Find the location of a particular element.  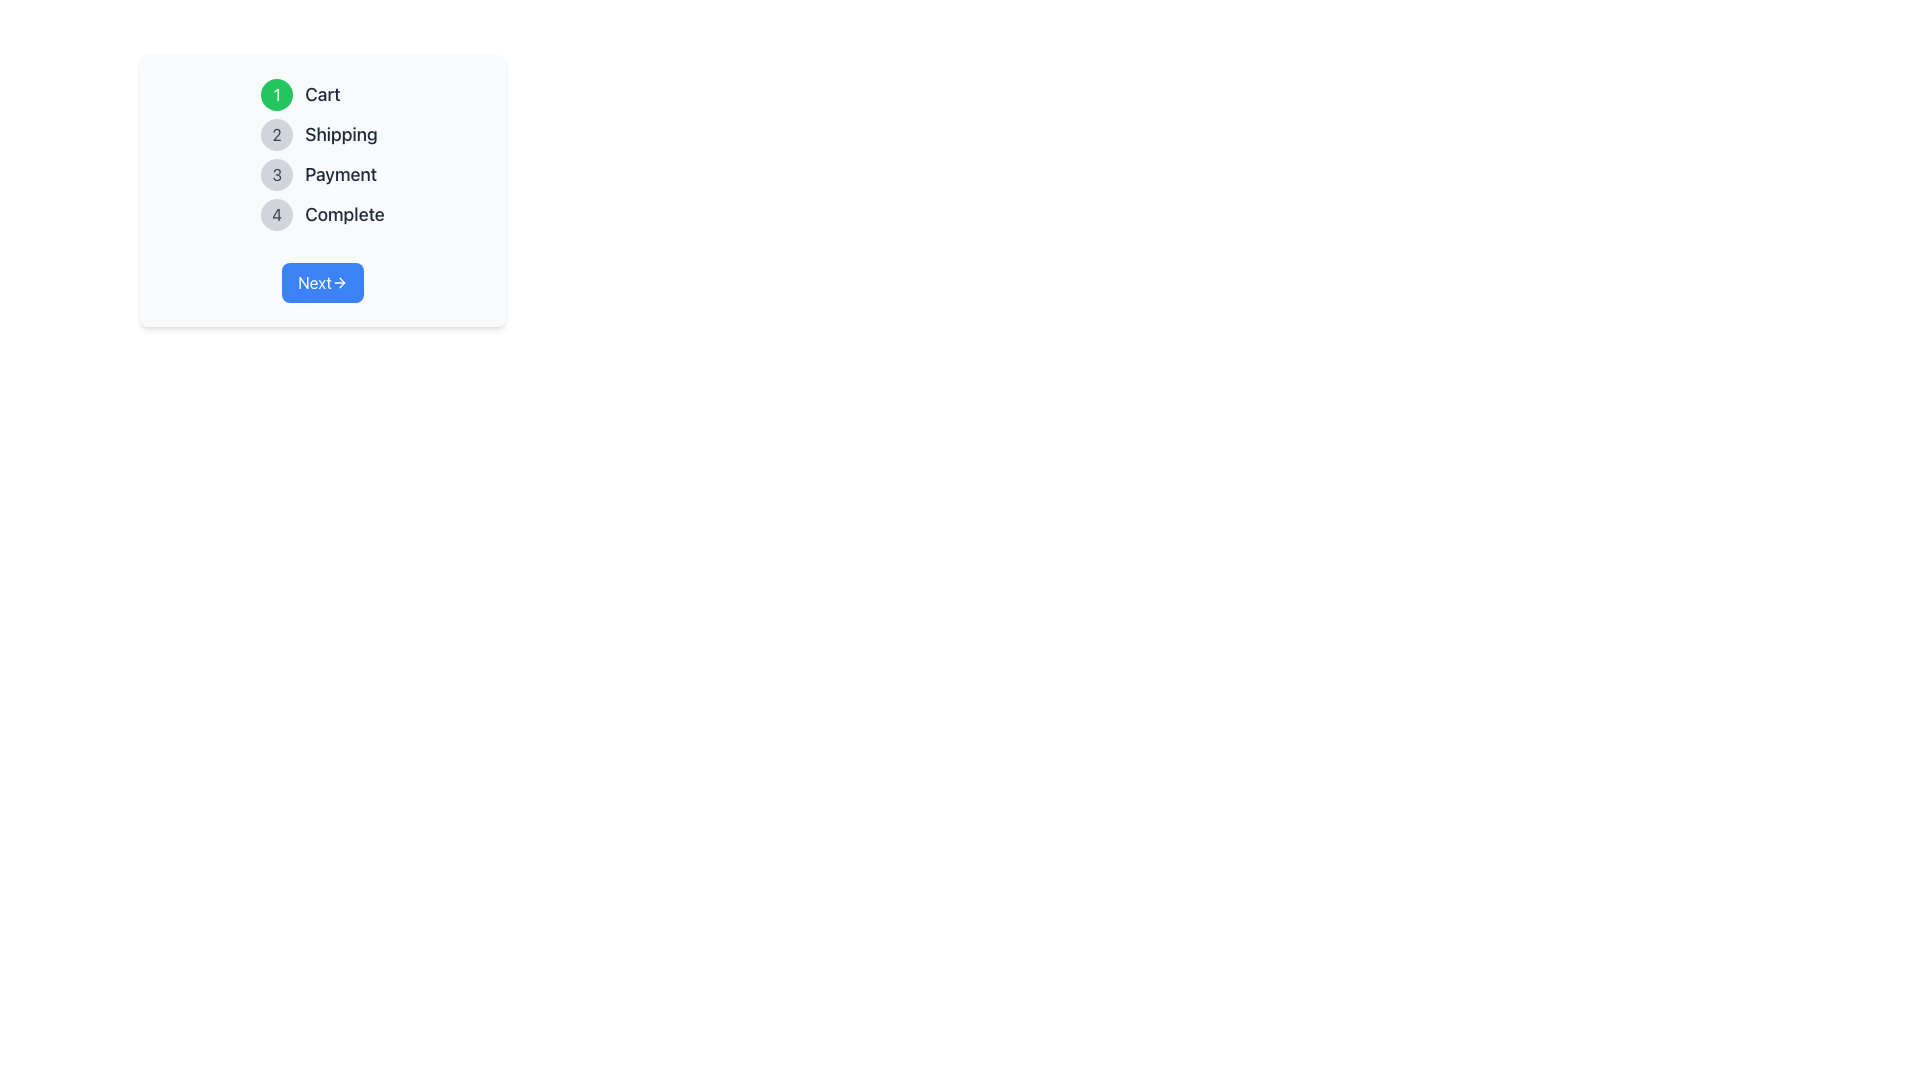

the Step Indicator Badge, which indicates the current step in the payment stage of a vertical stepper component, positioned between the 'Shipping' step (number 2) and the 'Complete' step (number 4) is located at coordinates (276, 173).